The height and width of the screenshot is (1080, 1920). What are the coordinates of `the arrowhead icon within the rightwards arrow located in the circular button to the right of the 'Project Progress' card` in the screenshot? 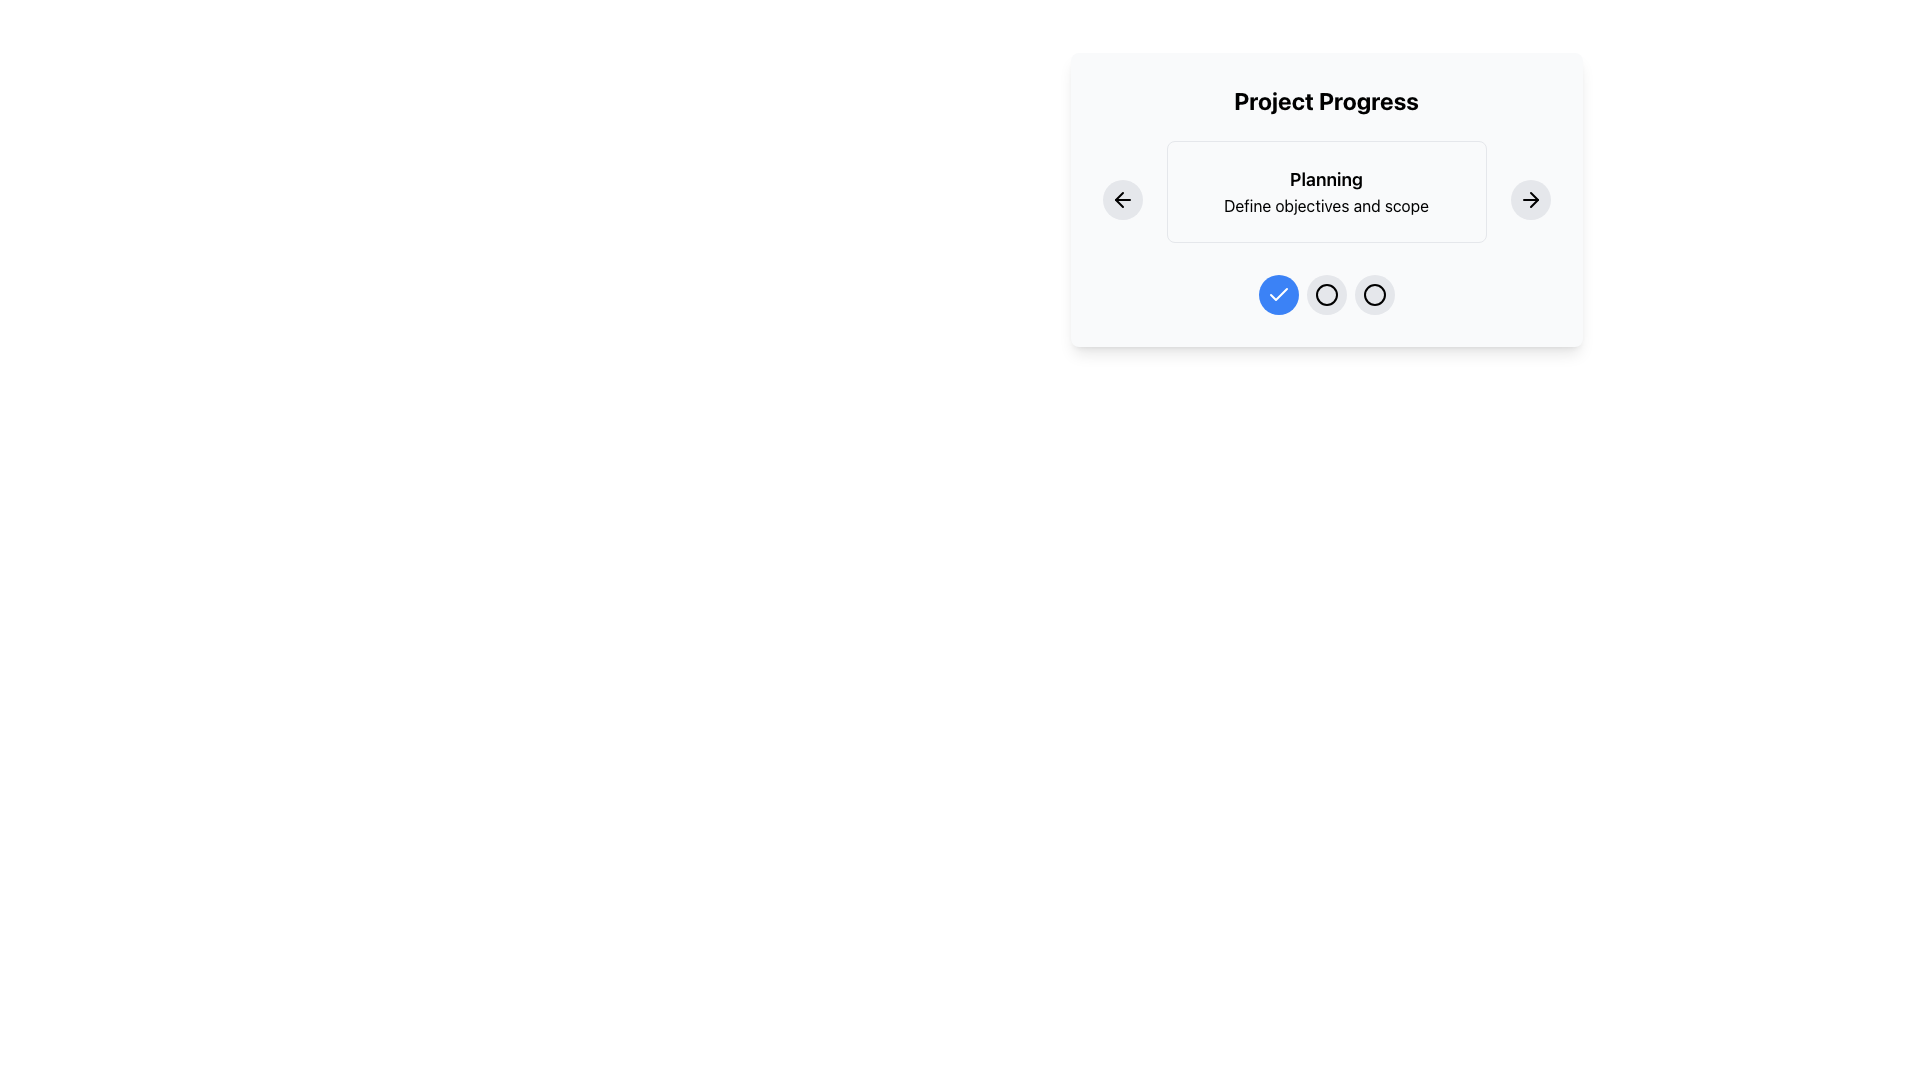 It's located at (1533, 200).